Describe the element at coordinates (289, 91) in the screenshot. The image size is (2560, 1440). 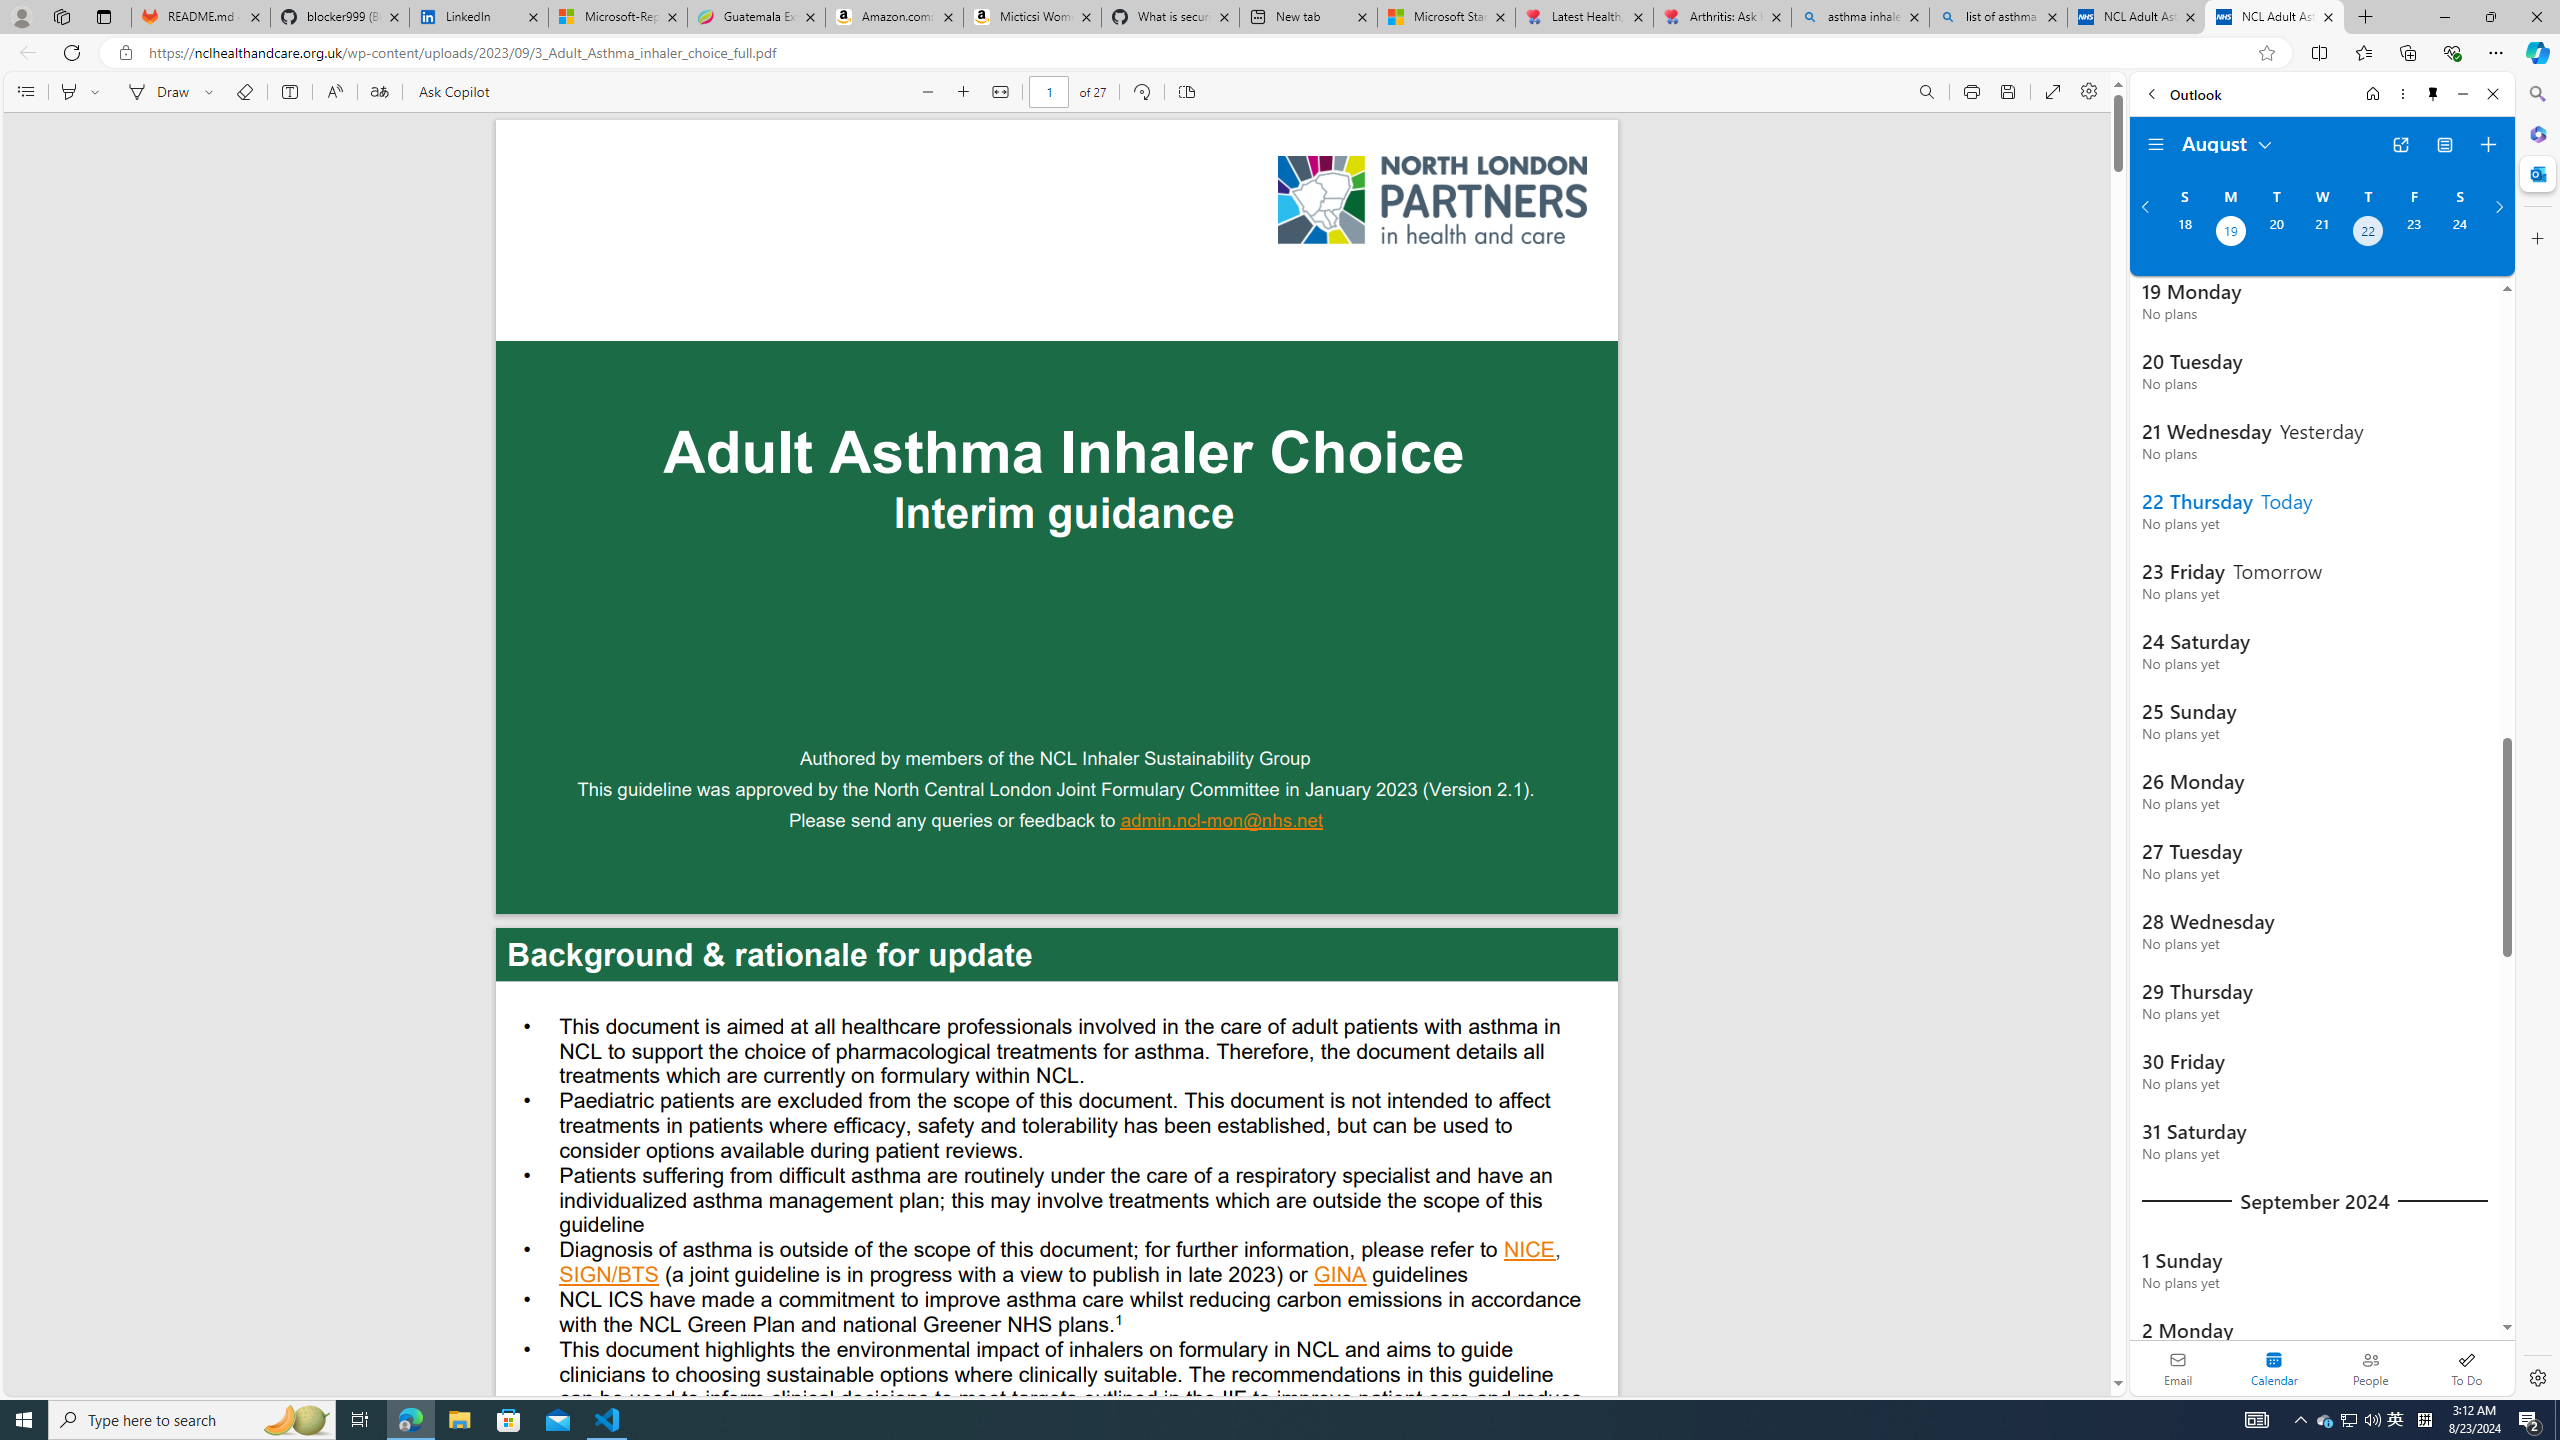
I see `'Add text'` at that location.